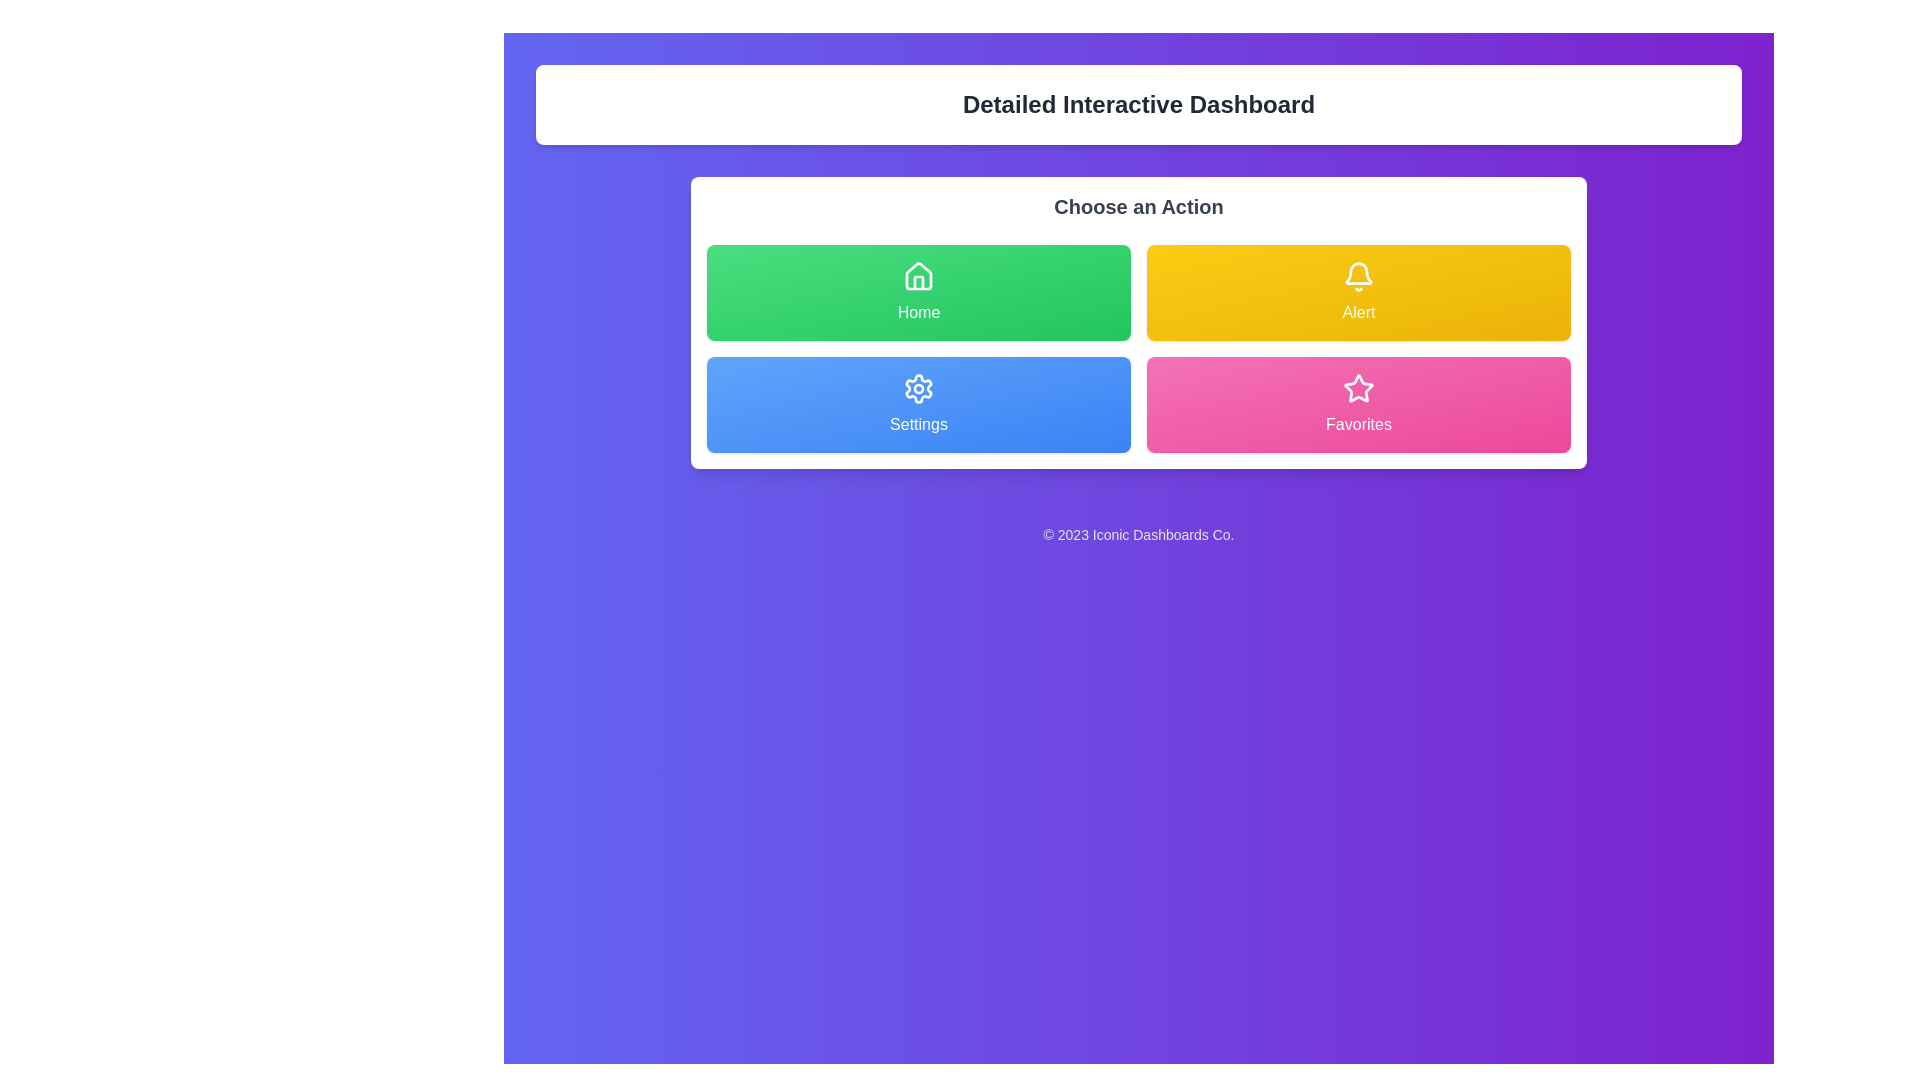 This screenshot has height=1080, width=1920. What do you see at coordinates (917, 405) in the screenshot?
I see `the blue rectangular button labeled 'Settings' with a cogwheel icon, located in the left column of the second row in a 2x2 grid layout` at bounding box center [917, 405].